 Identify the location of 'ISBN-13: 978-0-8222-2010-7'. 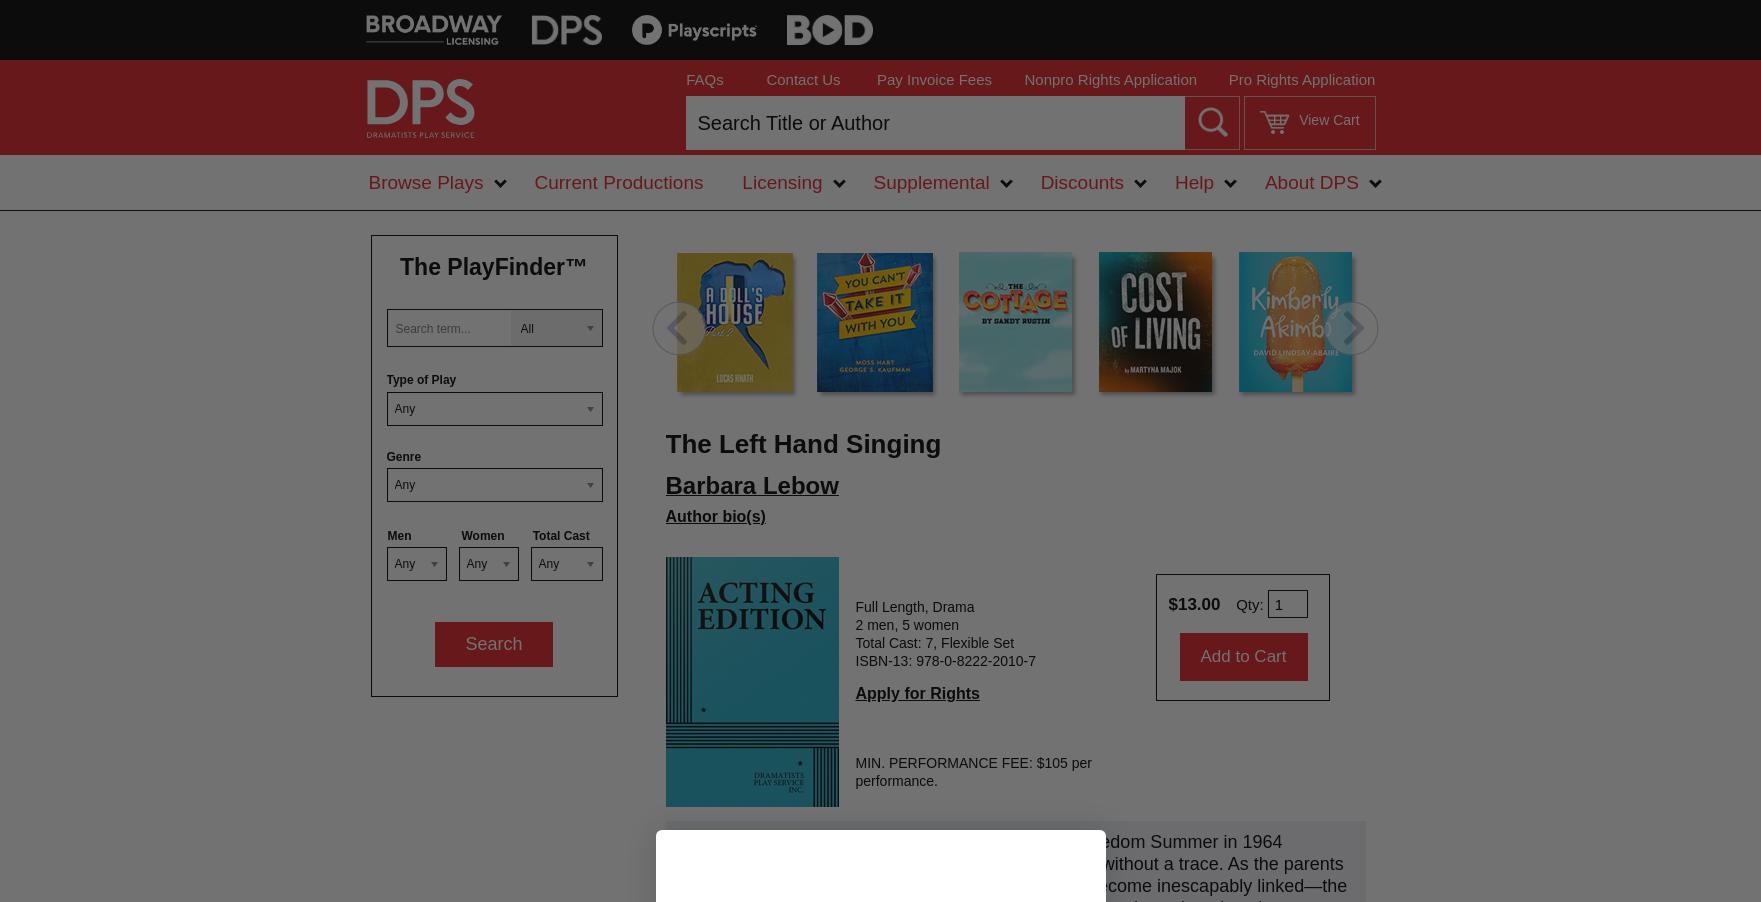
(944, 659).